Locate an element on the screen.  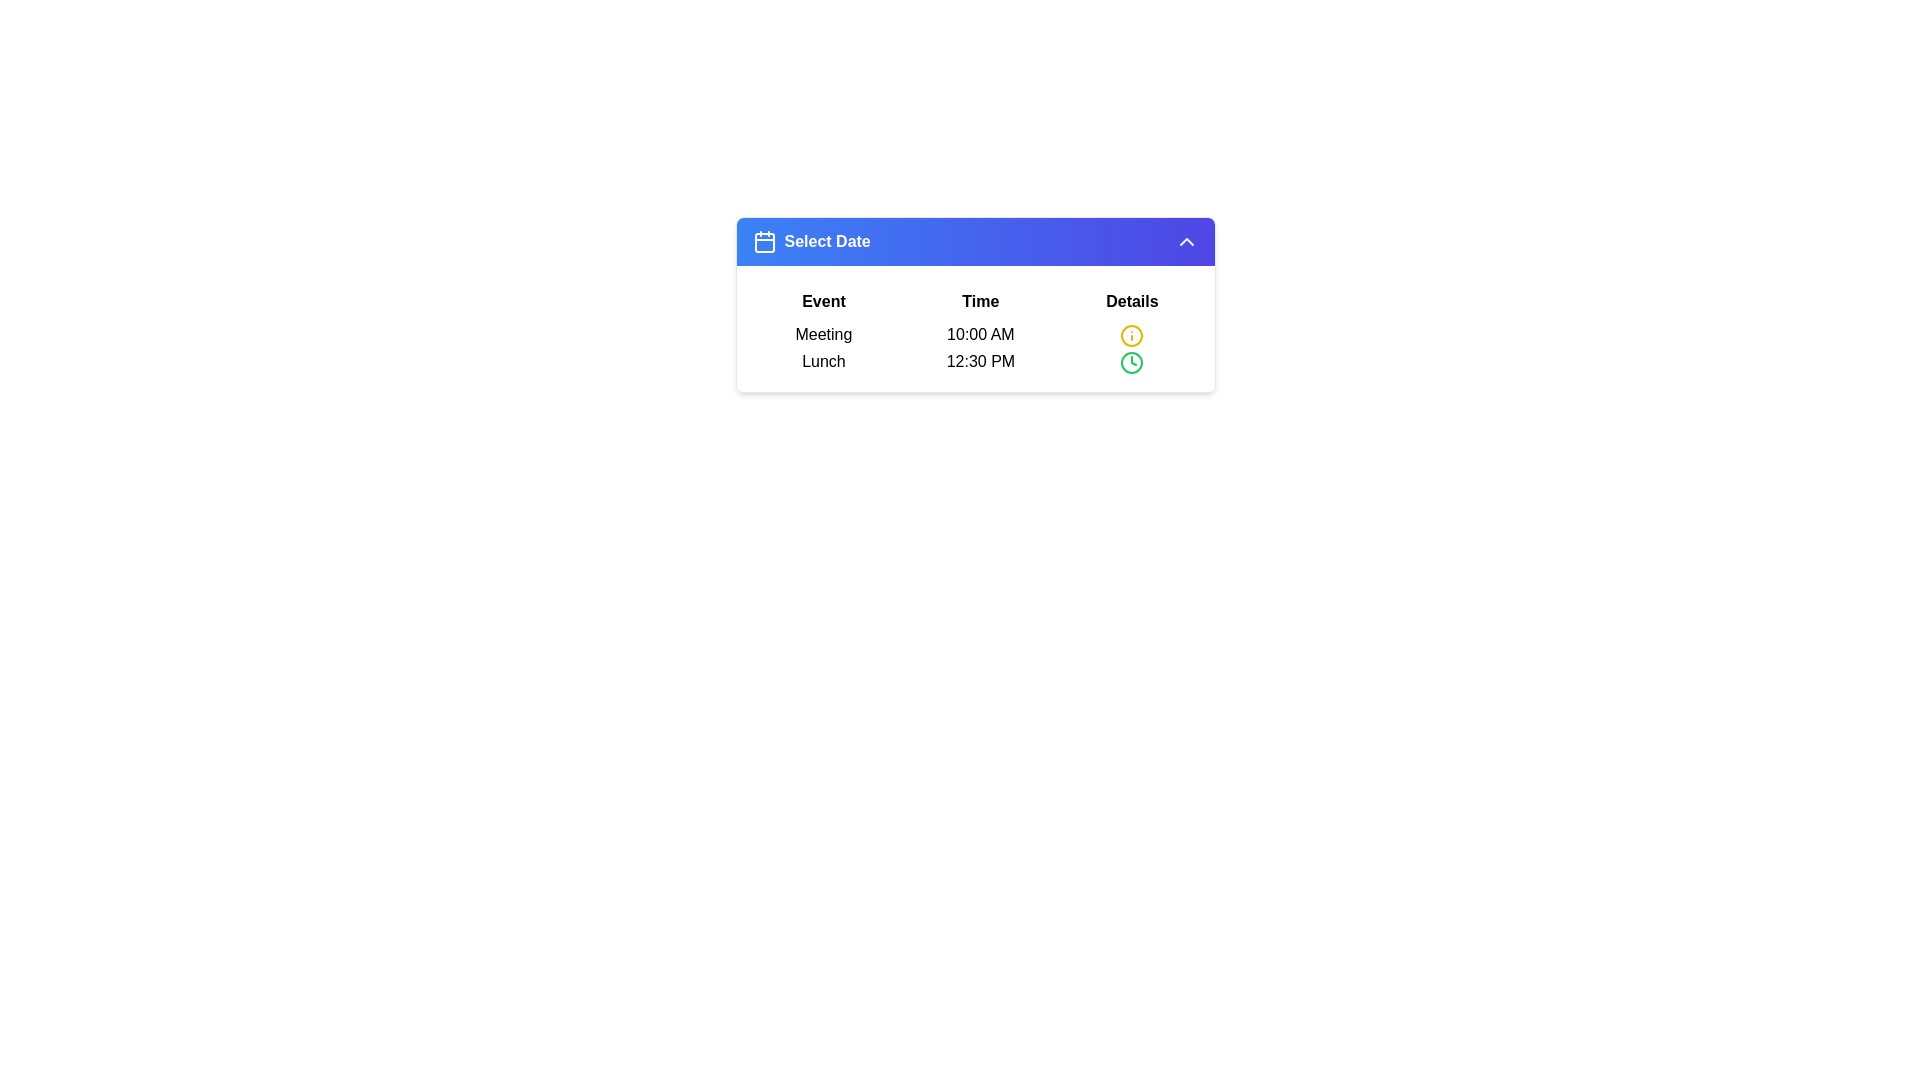
the date selection label positioned in the header of the blue box, located at the top left adjacent to the left edge is located at coordinates (811, 241).